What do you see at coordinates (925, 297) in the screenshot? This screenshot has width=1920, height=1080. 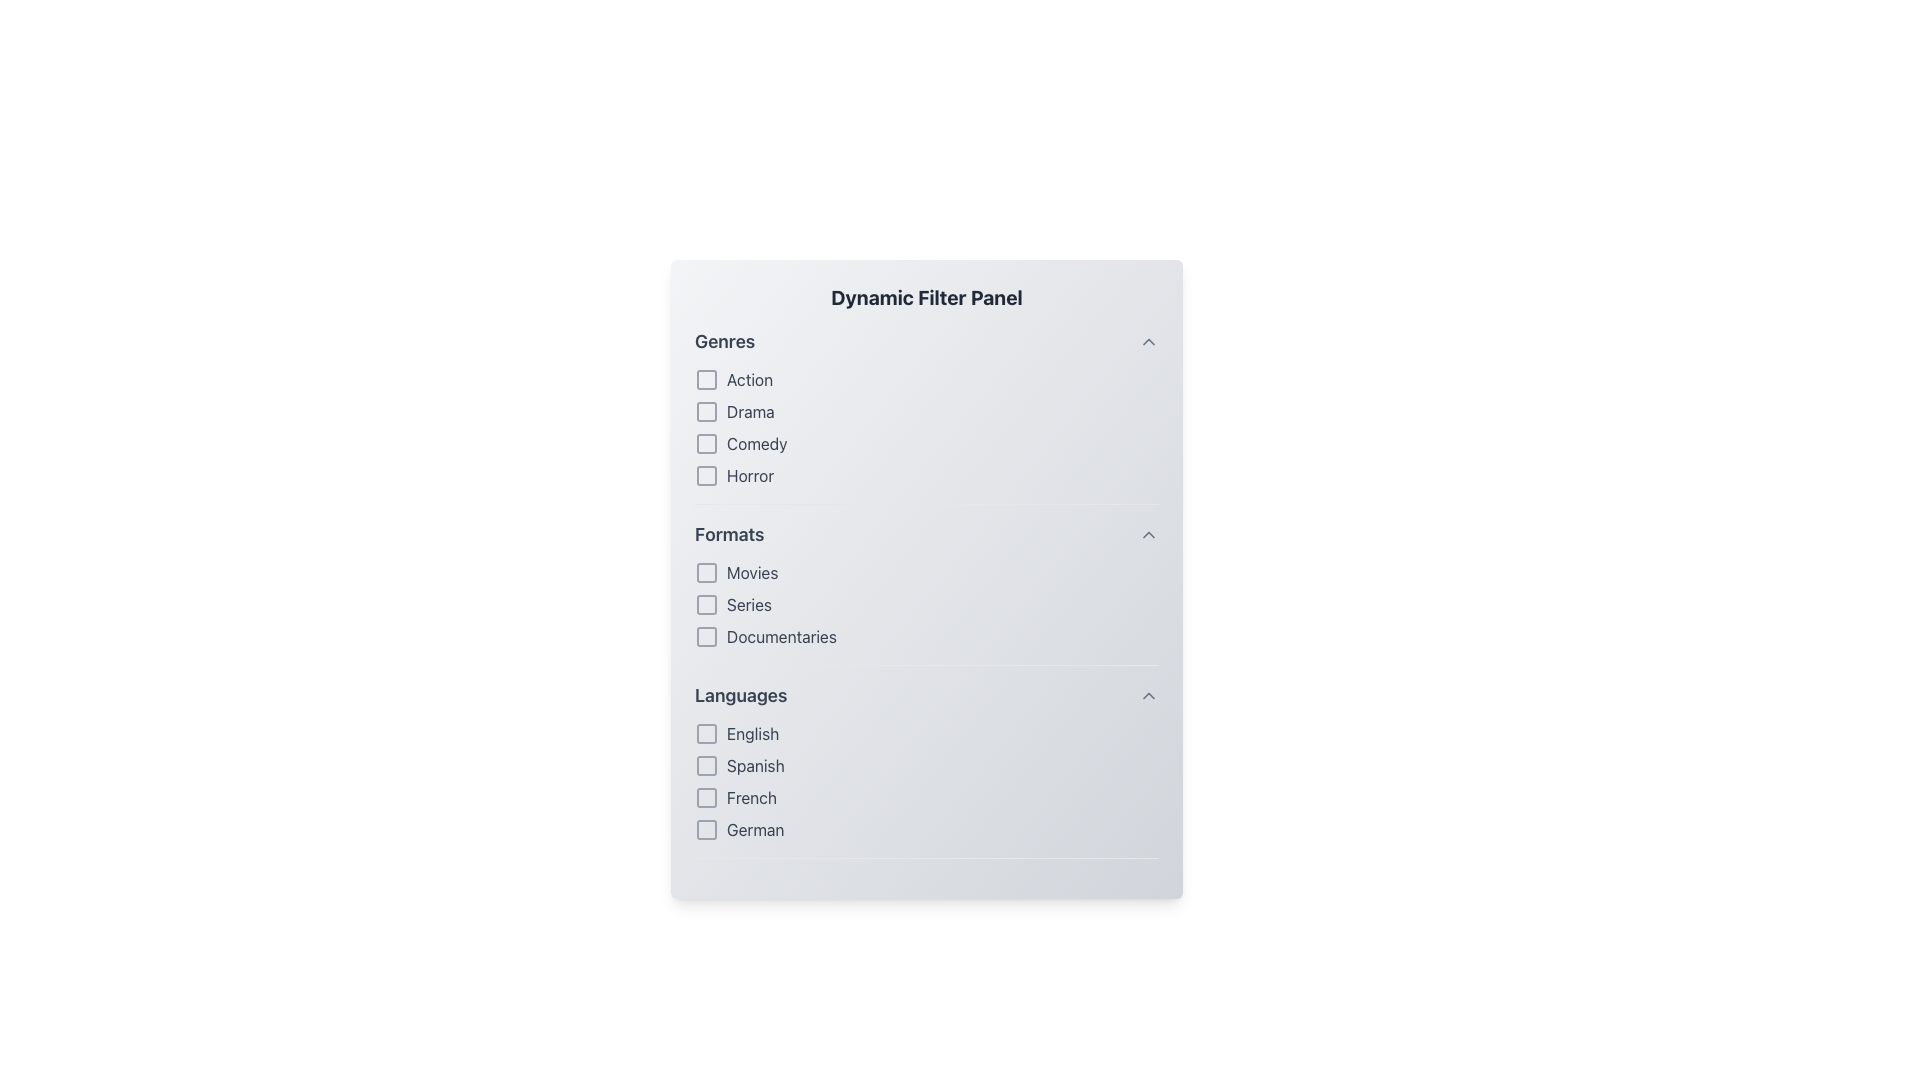 I see `the heading element that indicates the 'Dynamic Filter Panel' feature, which is centrally placed at the top of the panel` at bounding box center [925, 297].